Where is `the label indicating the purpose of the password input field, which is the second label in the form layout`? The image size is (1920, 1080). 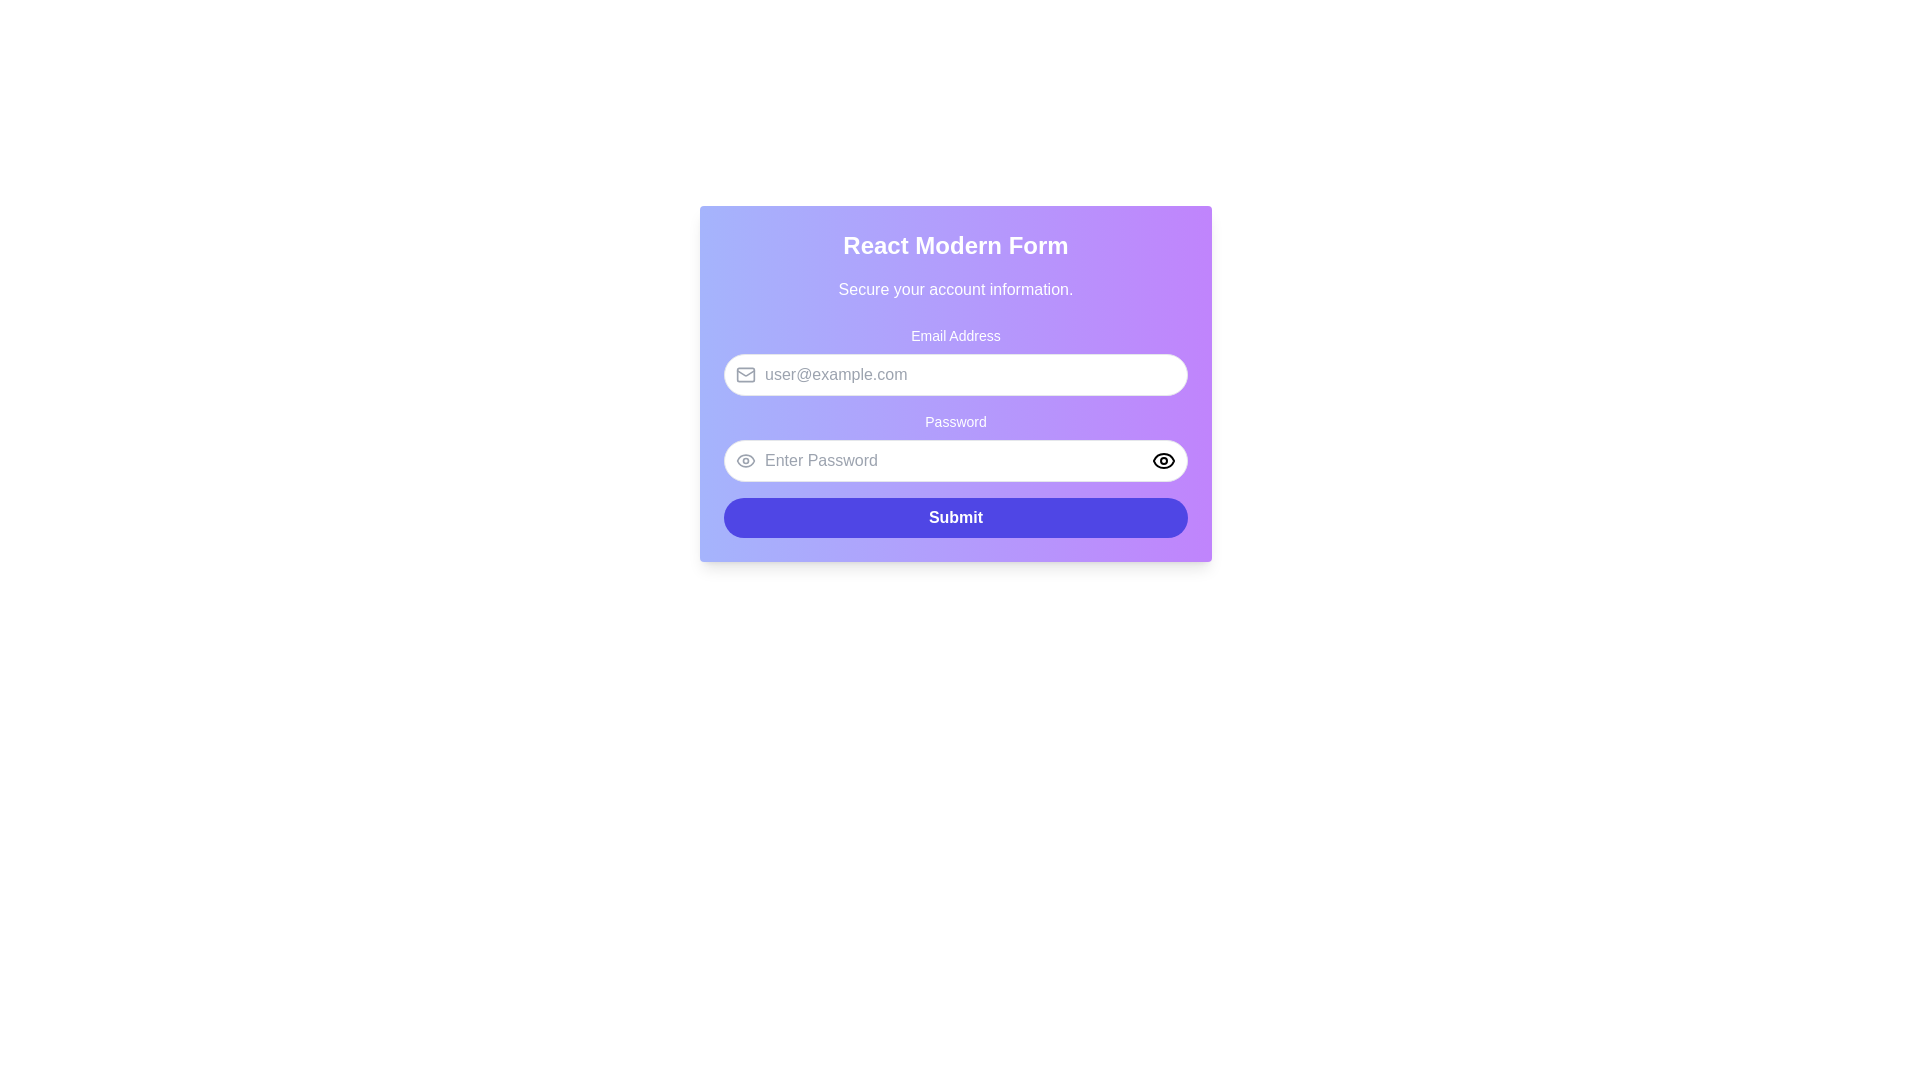 the label indicating the purpose of the password input field, which is the second label in the form layout is located at coordinates (954, 446).